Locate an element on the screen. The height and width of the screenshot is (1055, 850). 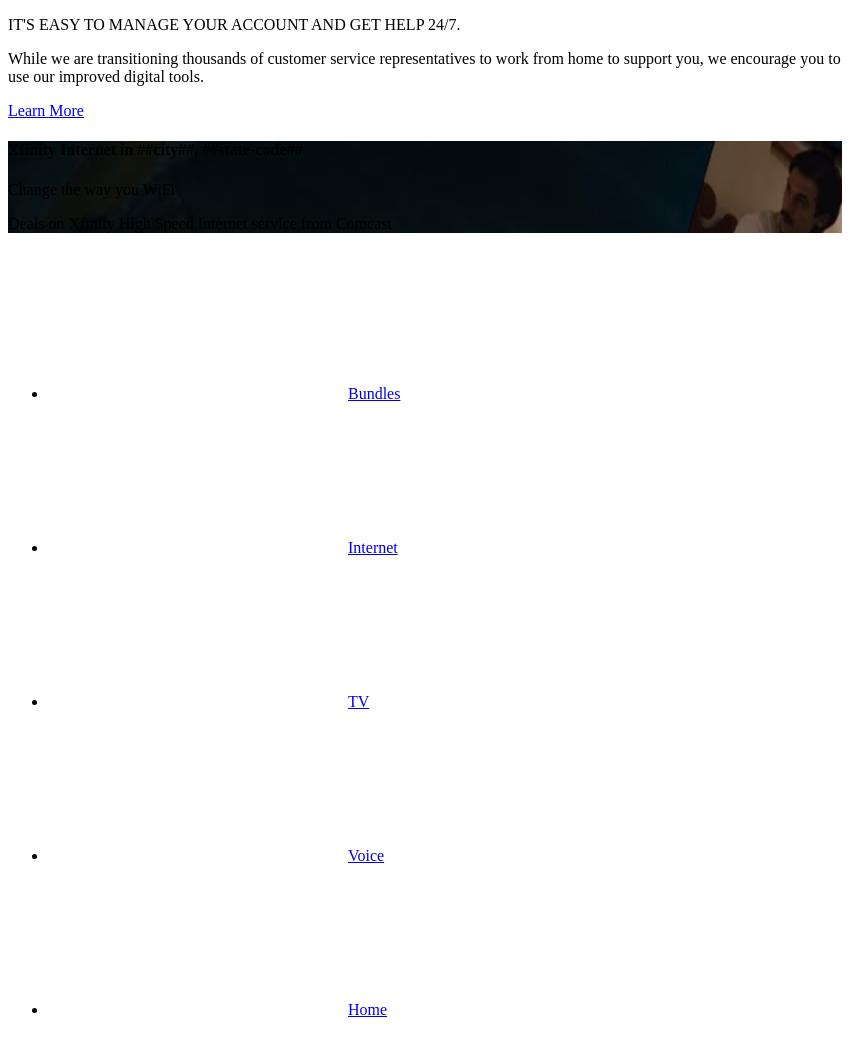
'Learn More' is located at coordinates (6, 109).